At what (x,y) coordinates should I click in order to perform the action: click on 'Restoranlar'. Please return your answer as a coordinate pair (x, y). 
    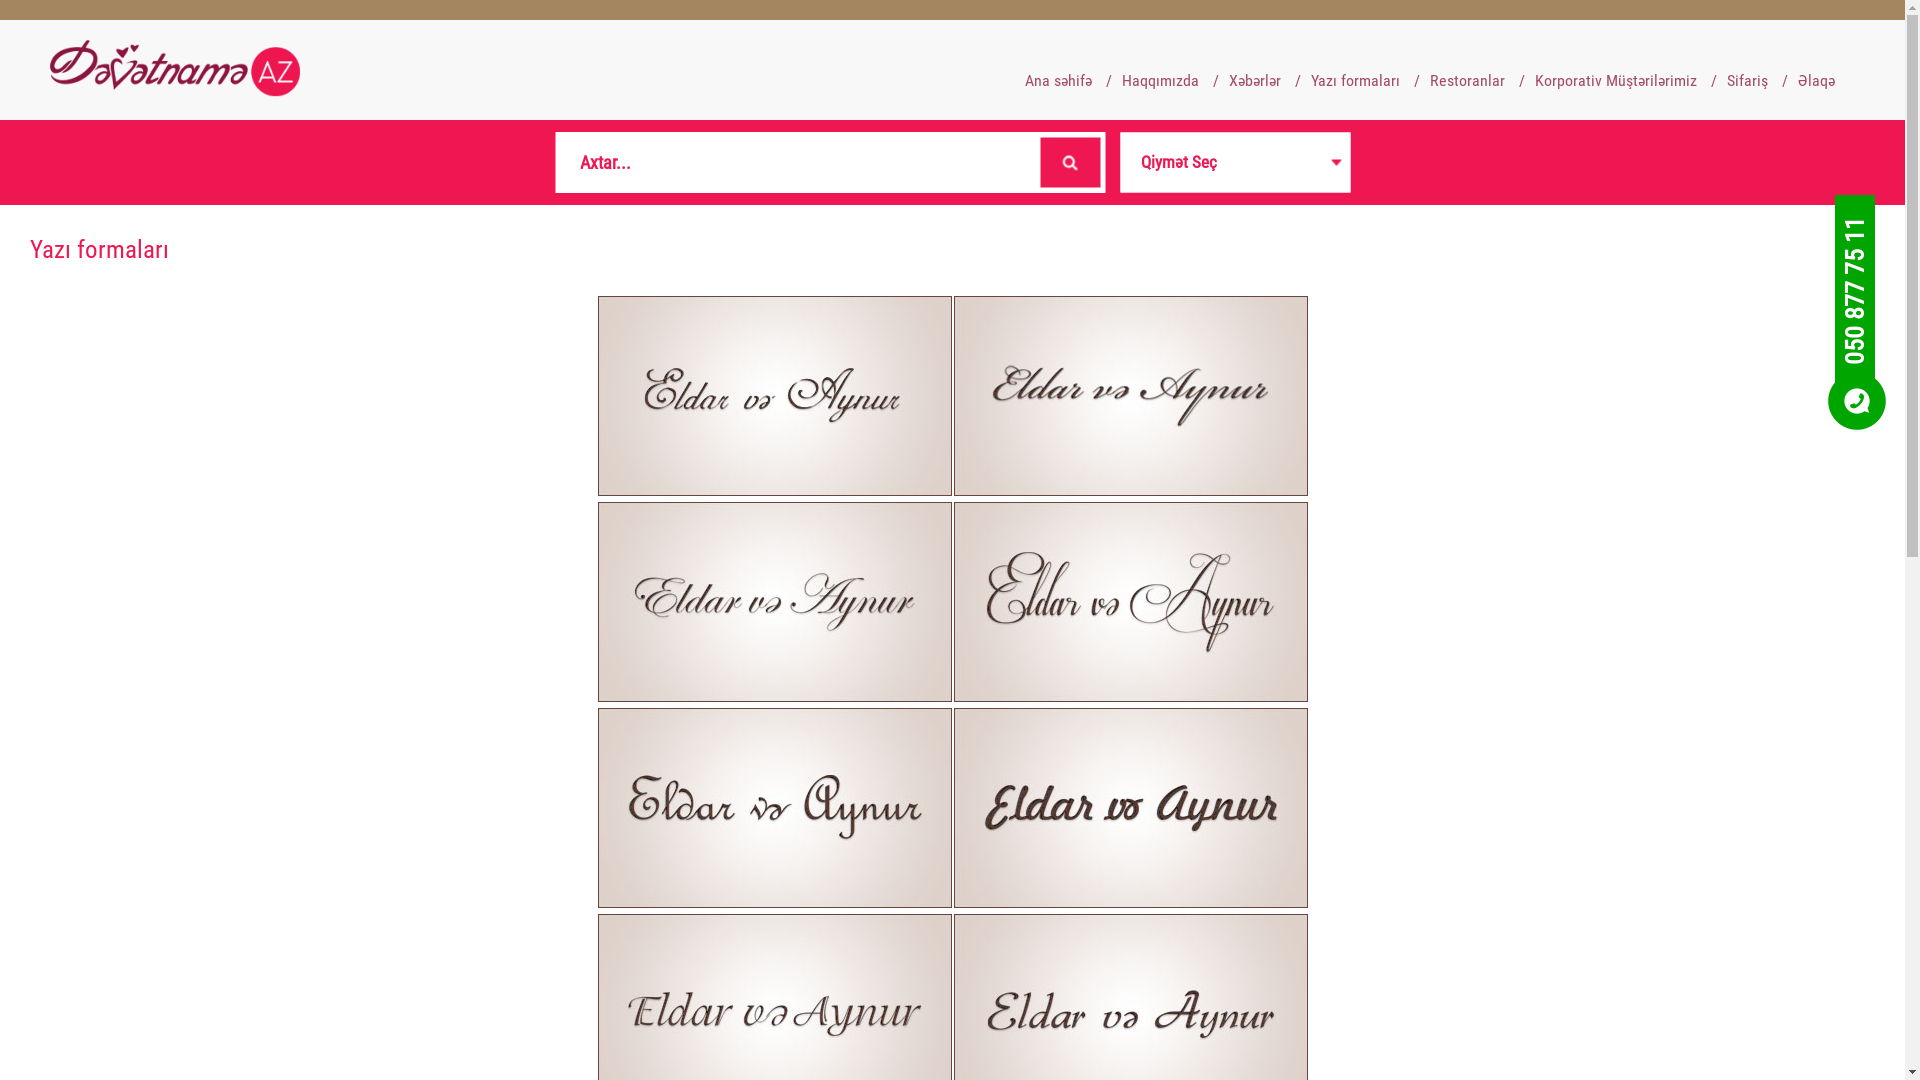
    Looking at the image, I should click on (1467, 78).